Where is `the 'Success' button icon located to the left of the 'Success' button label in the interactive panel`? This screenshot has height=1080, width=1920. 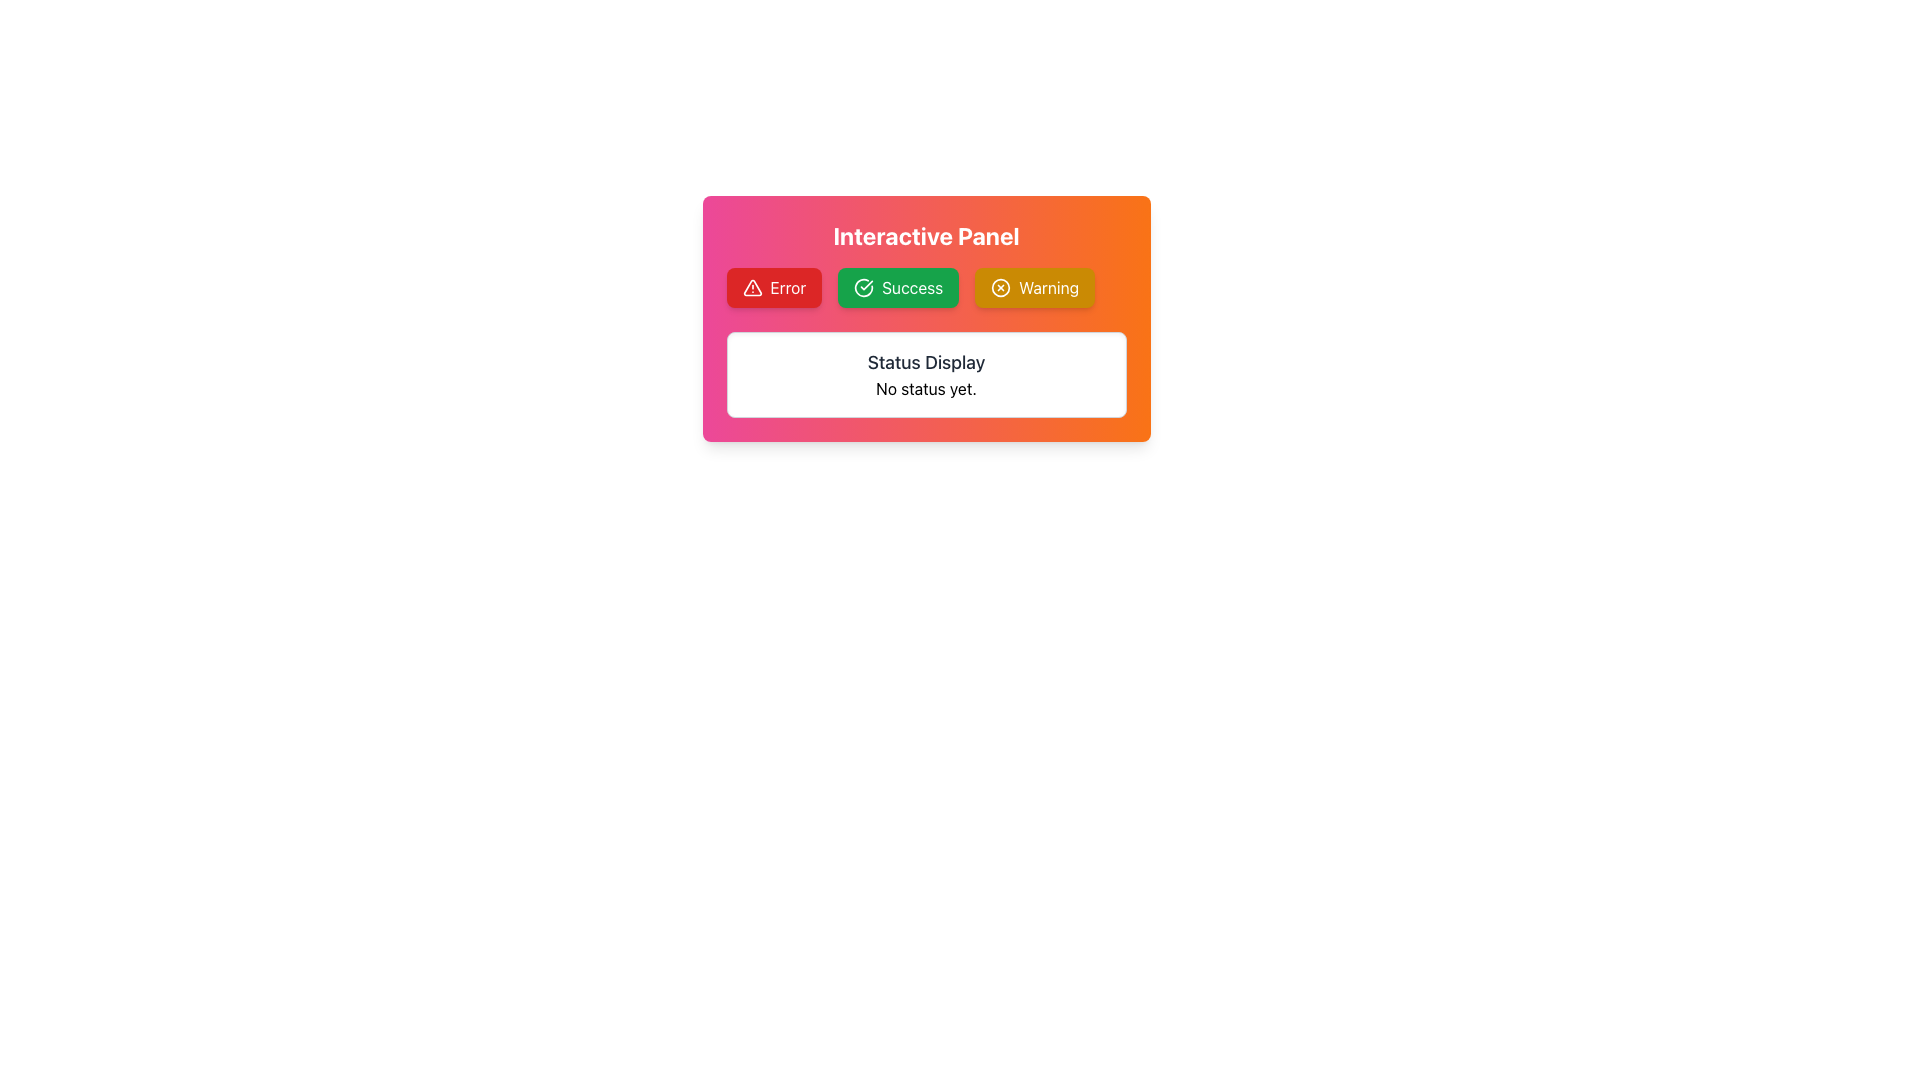 the 'Success' button icon located to the left of the 'Success' button label in the interactive panel is located at coordinates (864, 288).